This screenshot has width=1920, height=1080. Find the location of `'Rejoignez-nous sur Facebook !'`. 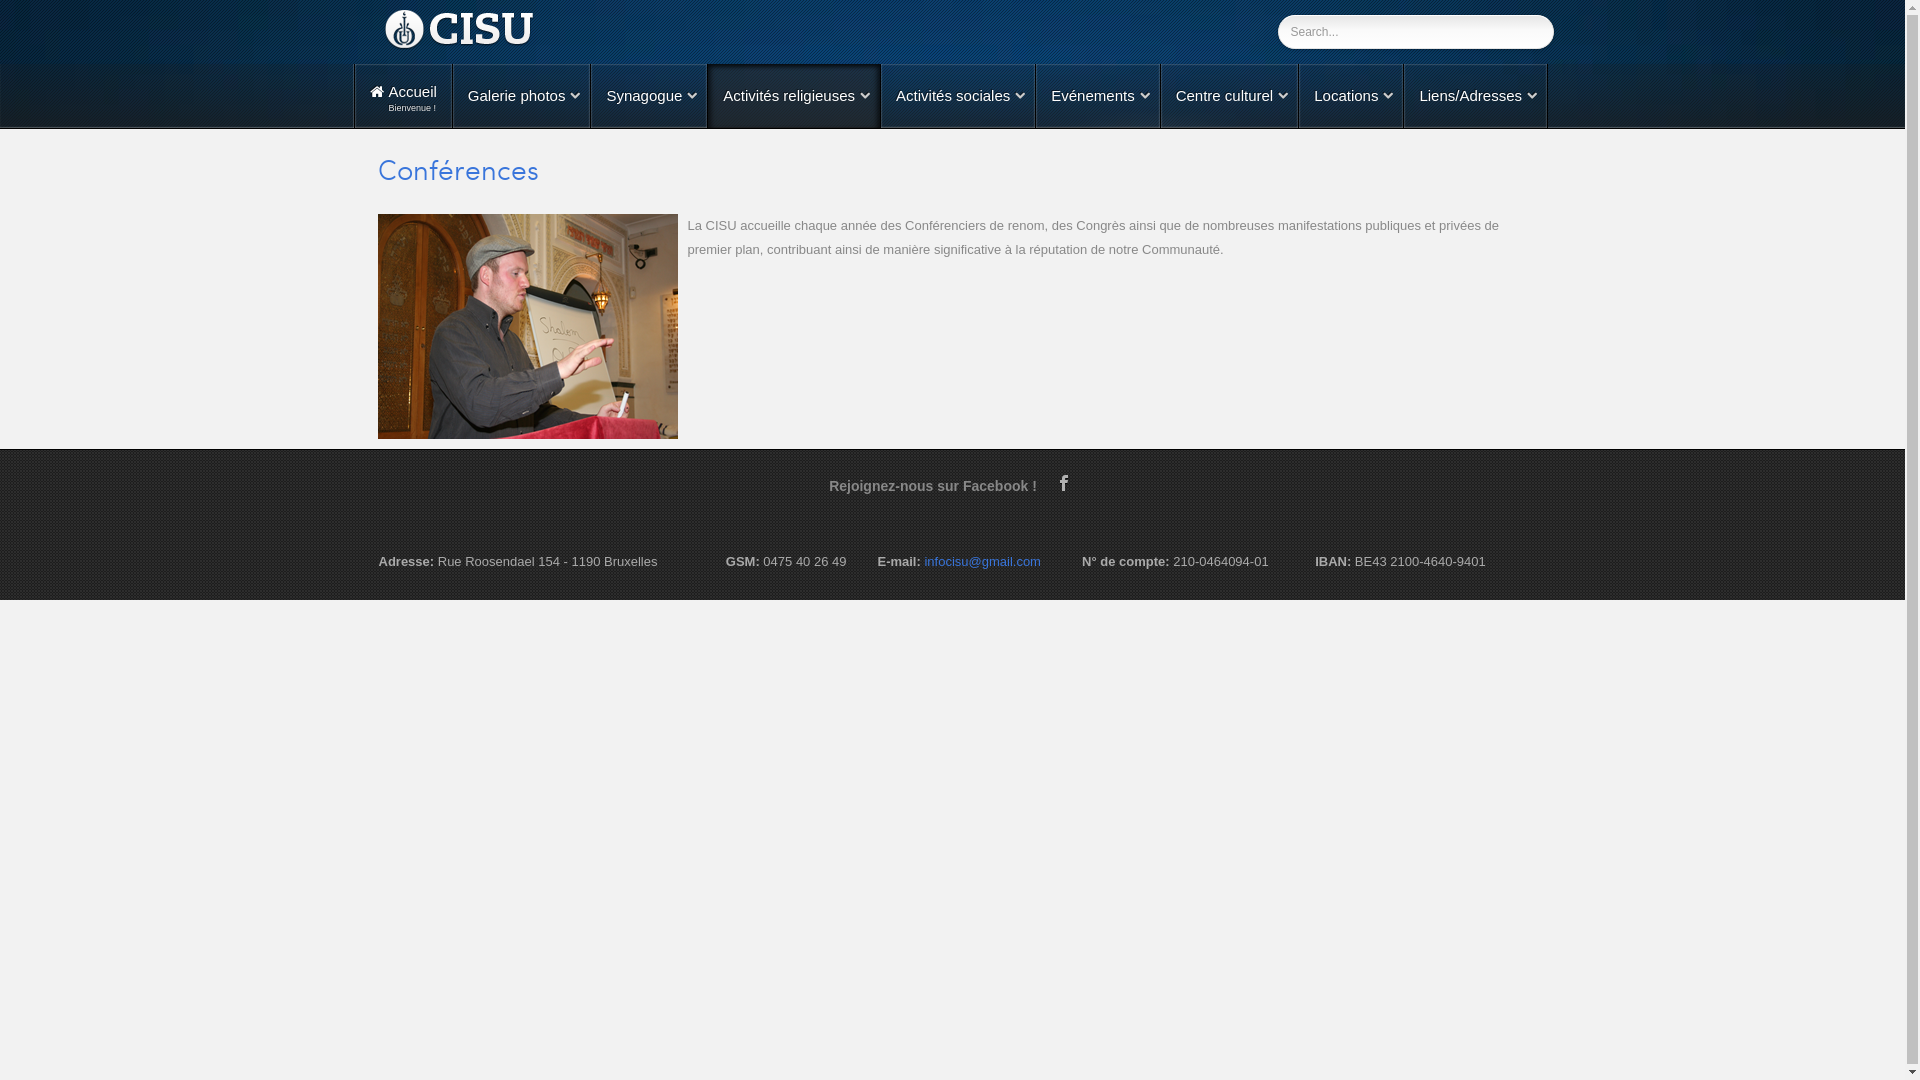

'Rejoignez-nous sur Facebook !' is located at coordinates (939, 486).